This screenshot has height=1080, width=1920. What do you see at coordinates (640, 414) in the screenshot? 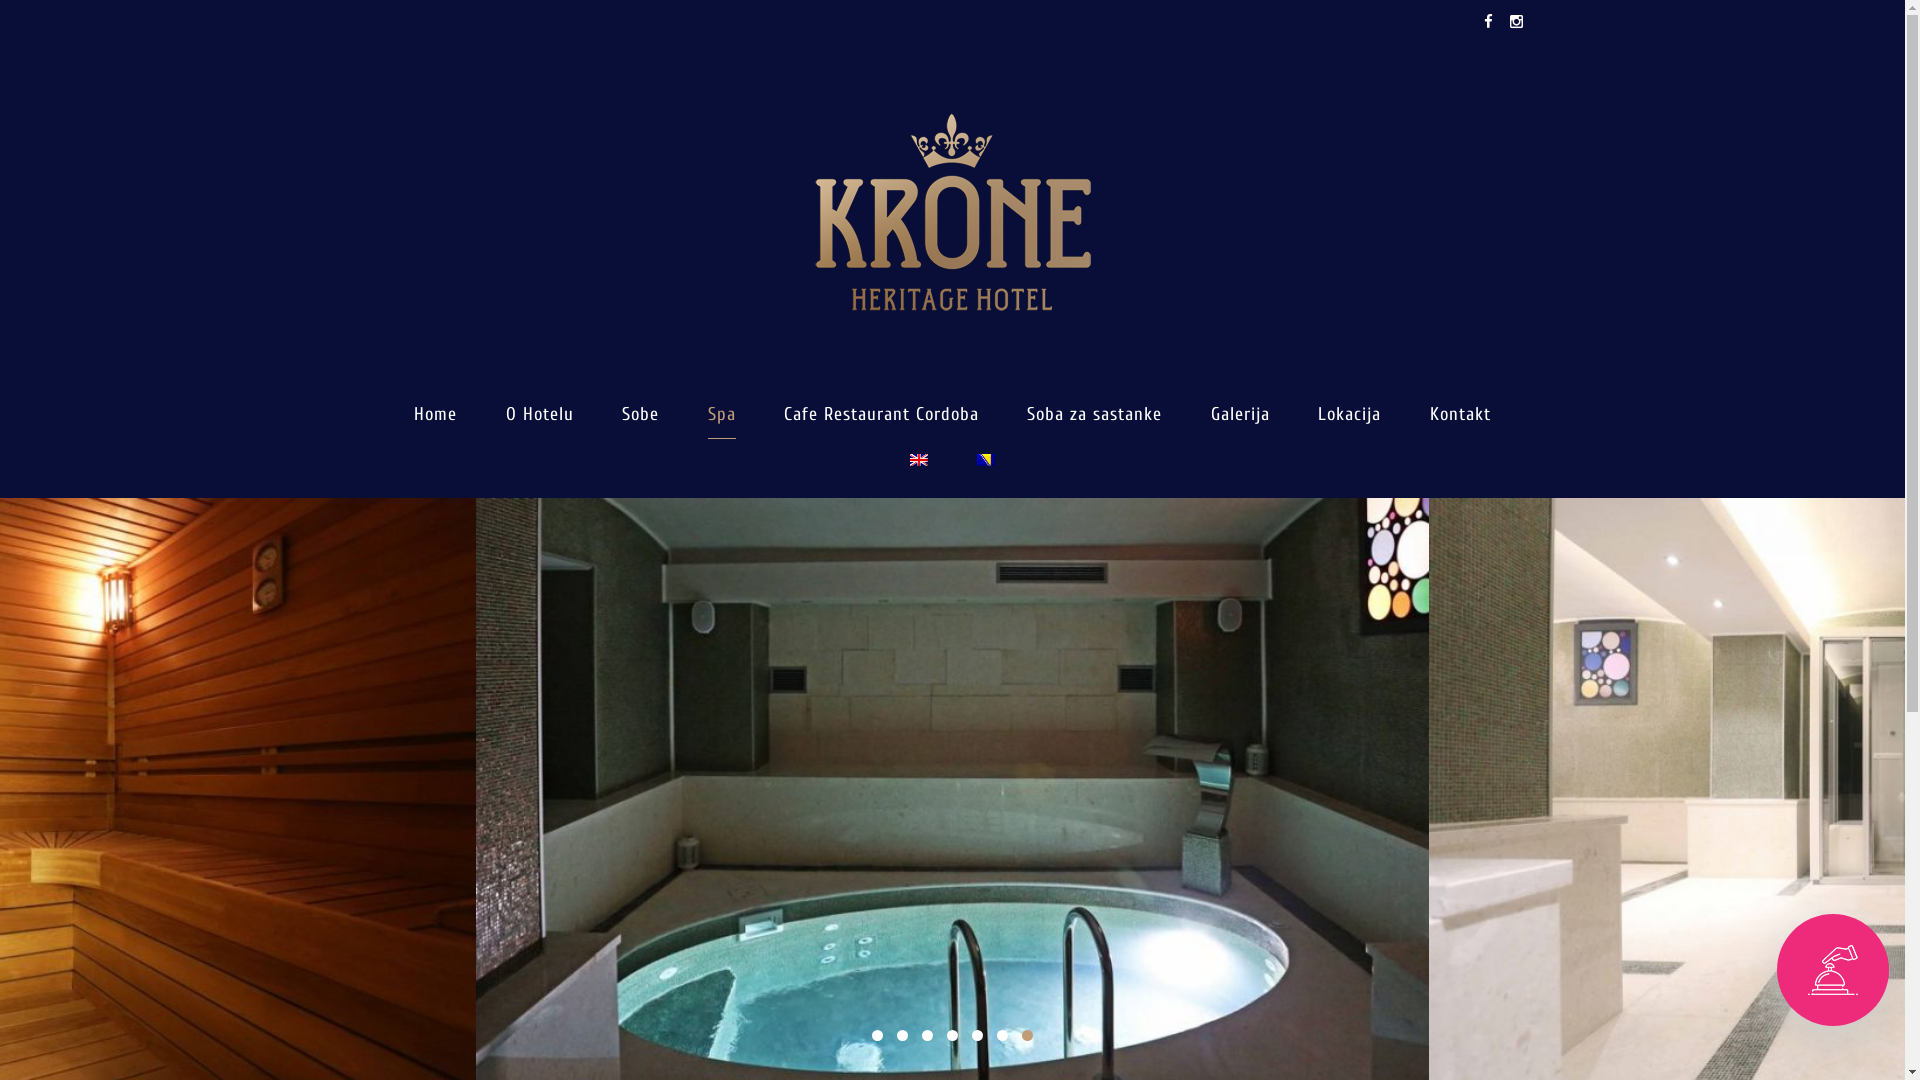
I see `'Sobe'` at bounding box center [640, 414].